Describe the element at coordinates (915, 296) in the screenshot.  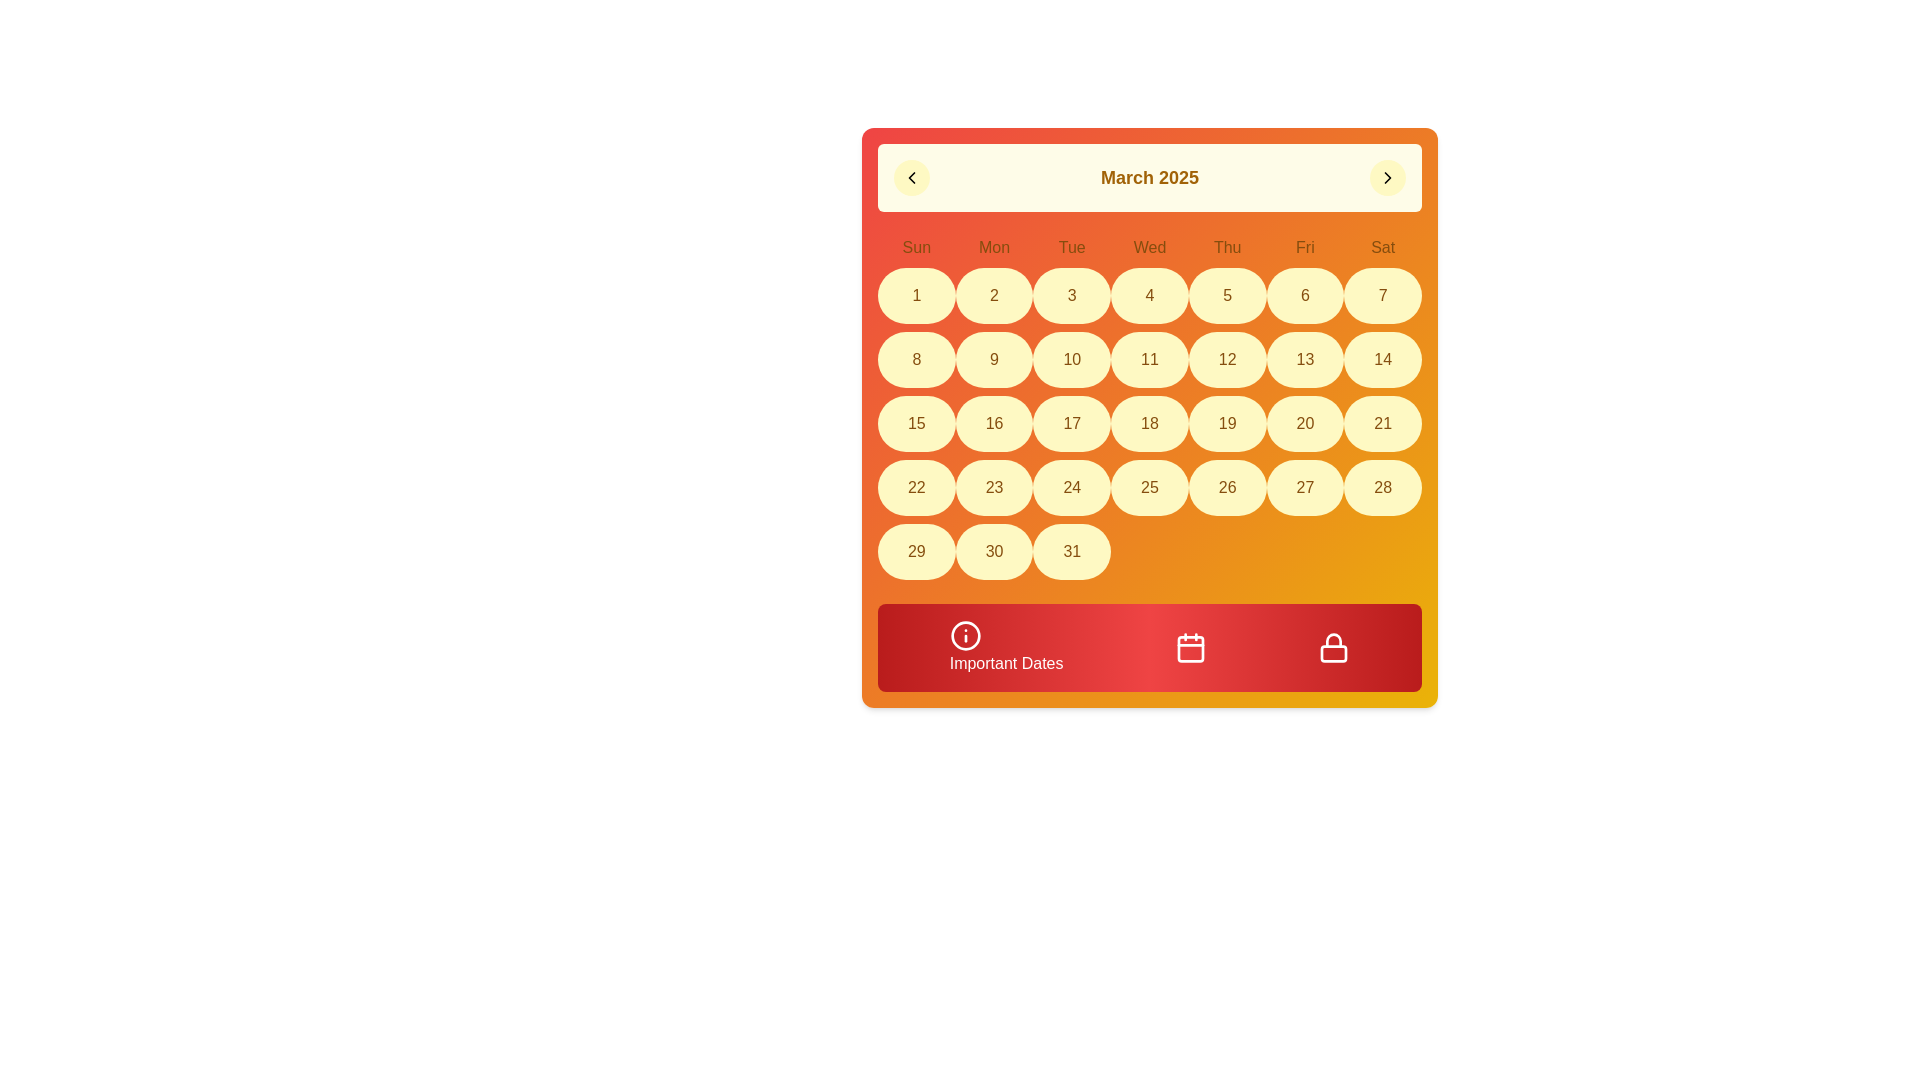
I see `the calendar date cell button located in the top-left corner of the calendar grid, directly under the label 'Sun'` at that location.